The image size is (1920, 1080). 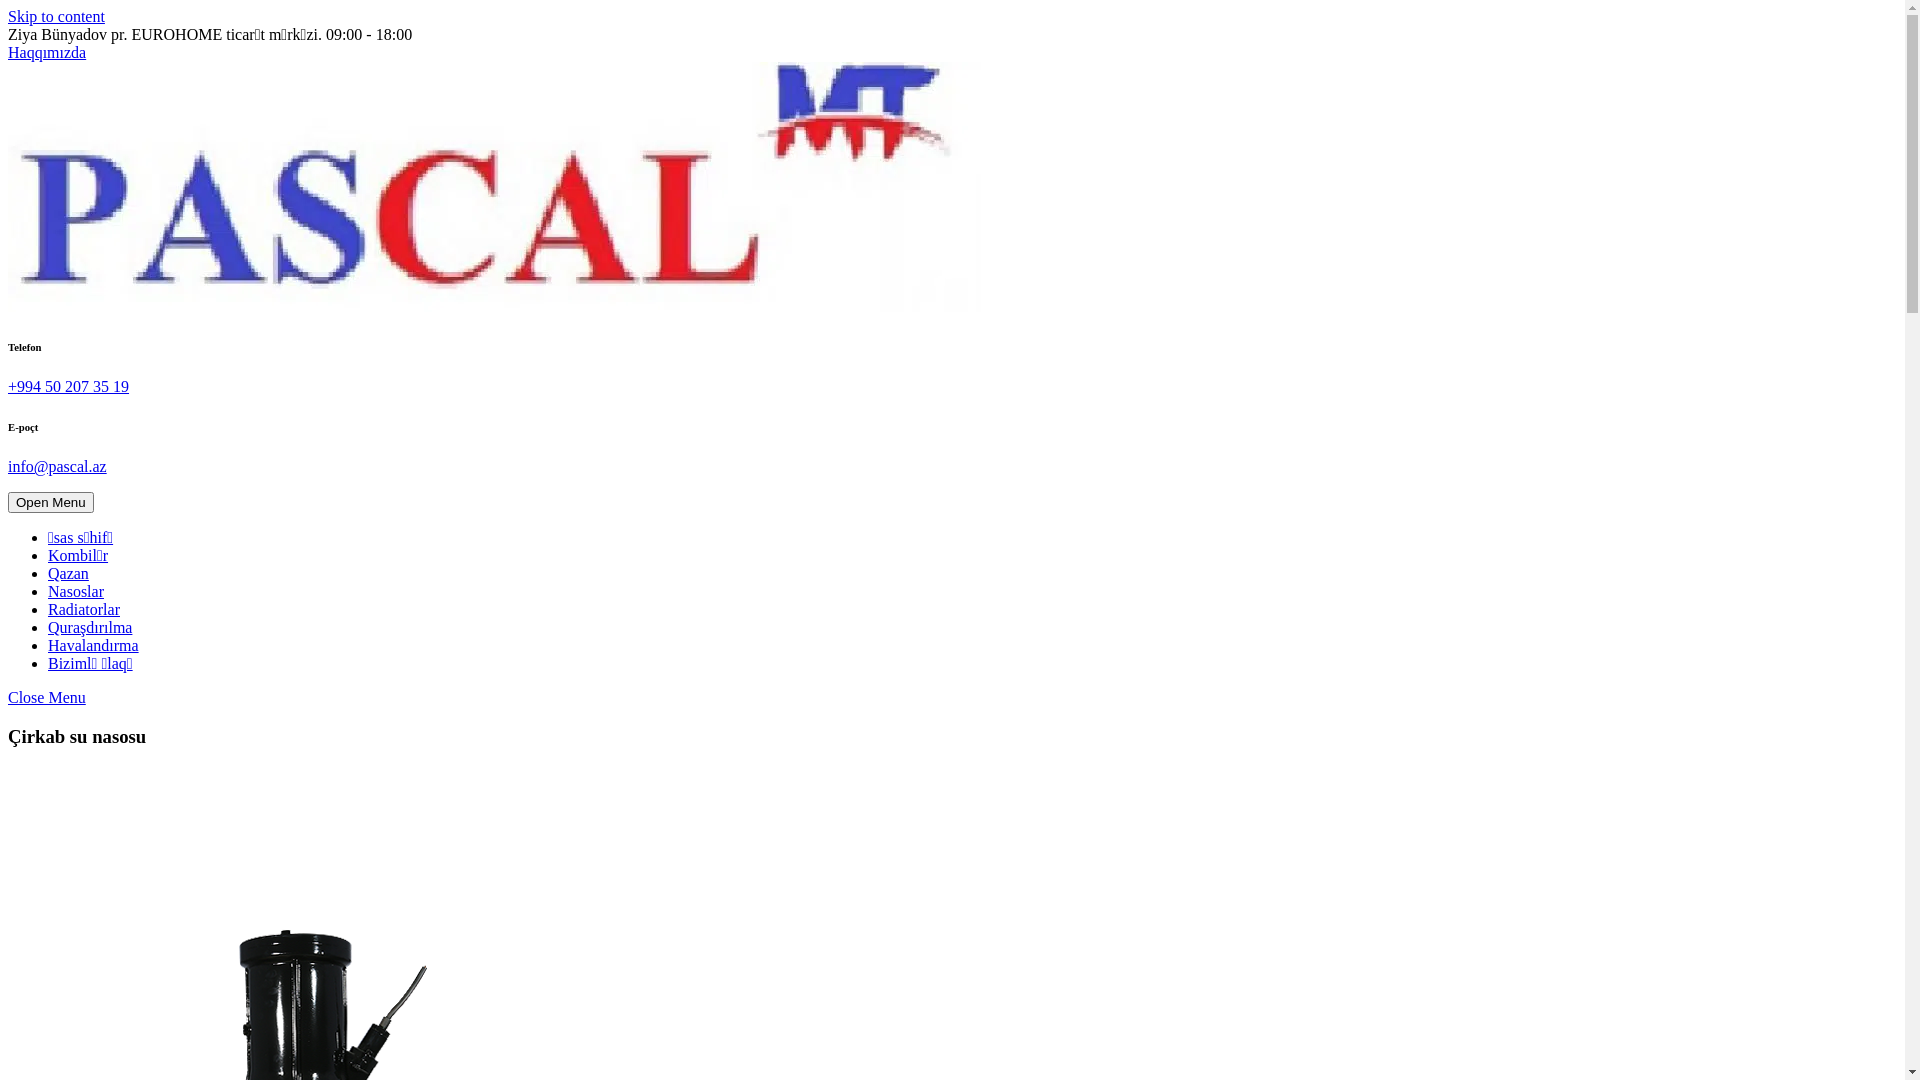 What do you see at coordinates (68, 386) in the screenshot?
I see `'+994 50 207 35 19'` at bounding box center [68, 386].